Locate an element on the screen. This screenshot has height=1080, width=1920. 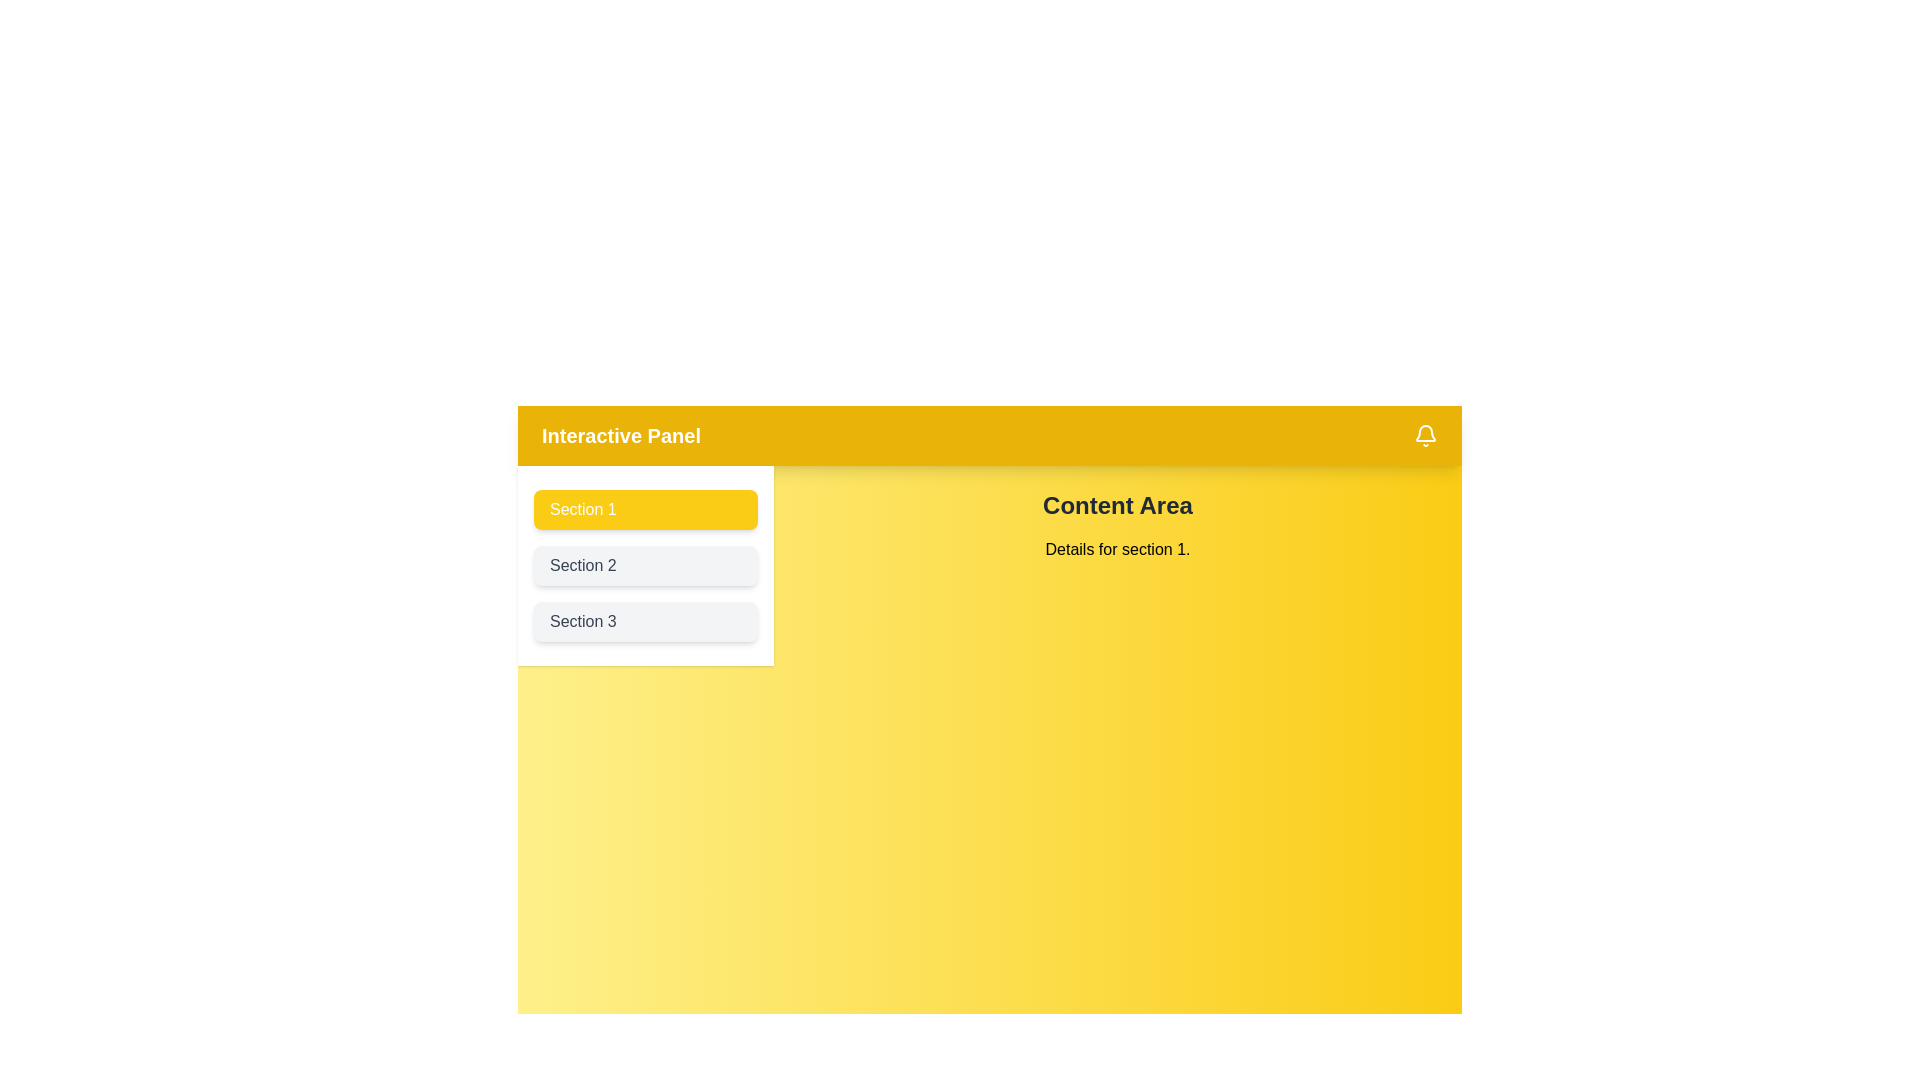
the leftmost Text label in the horizontal navigation bar at the top of the interface is located at coordinates (620, 434).